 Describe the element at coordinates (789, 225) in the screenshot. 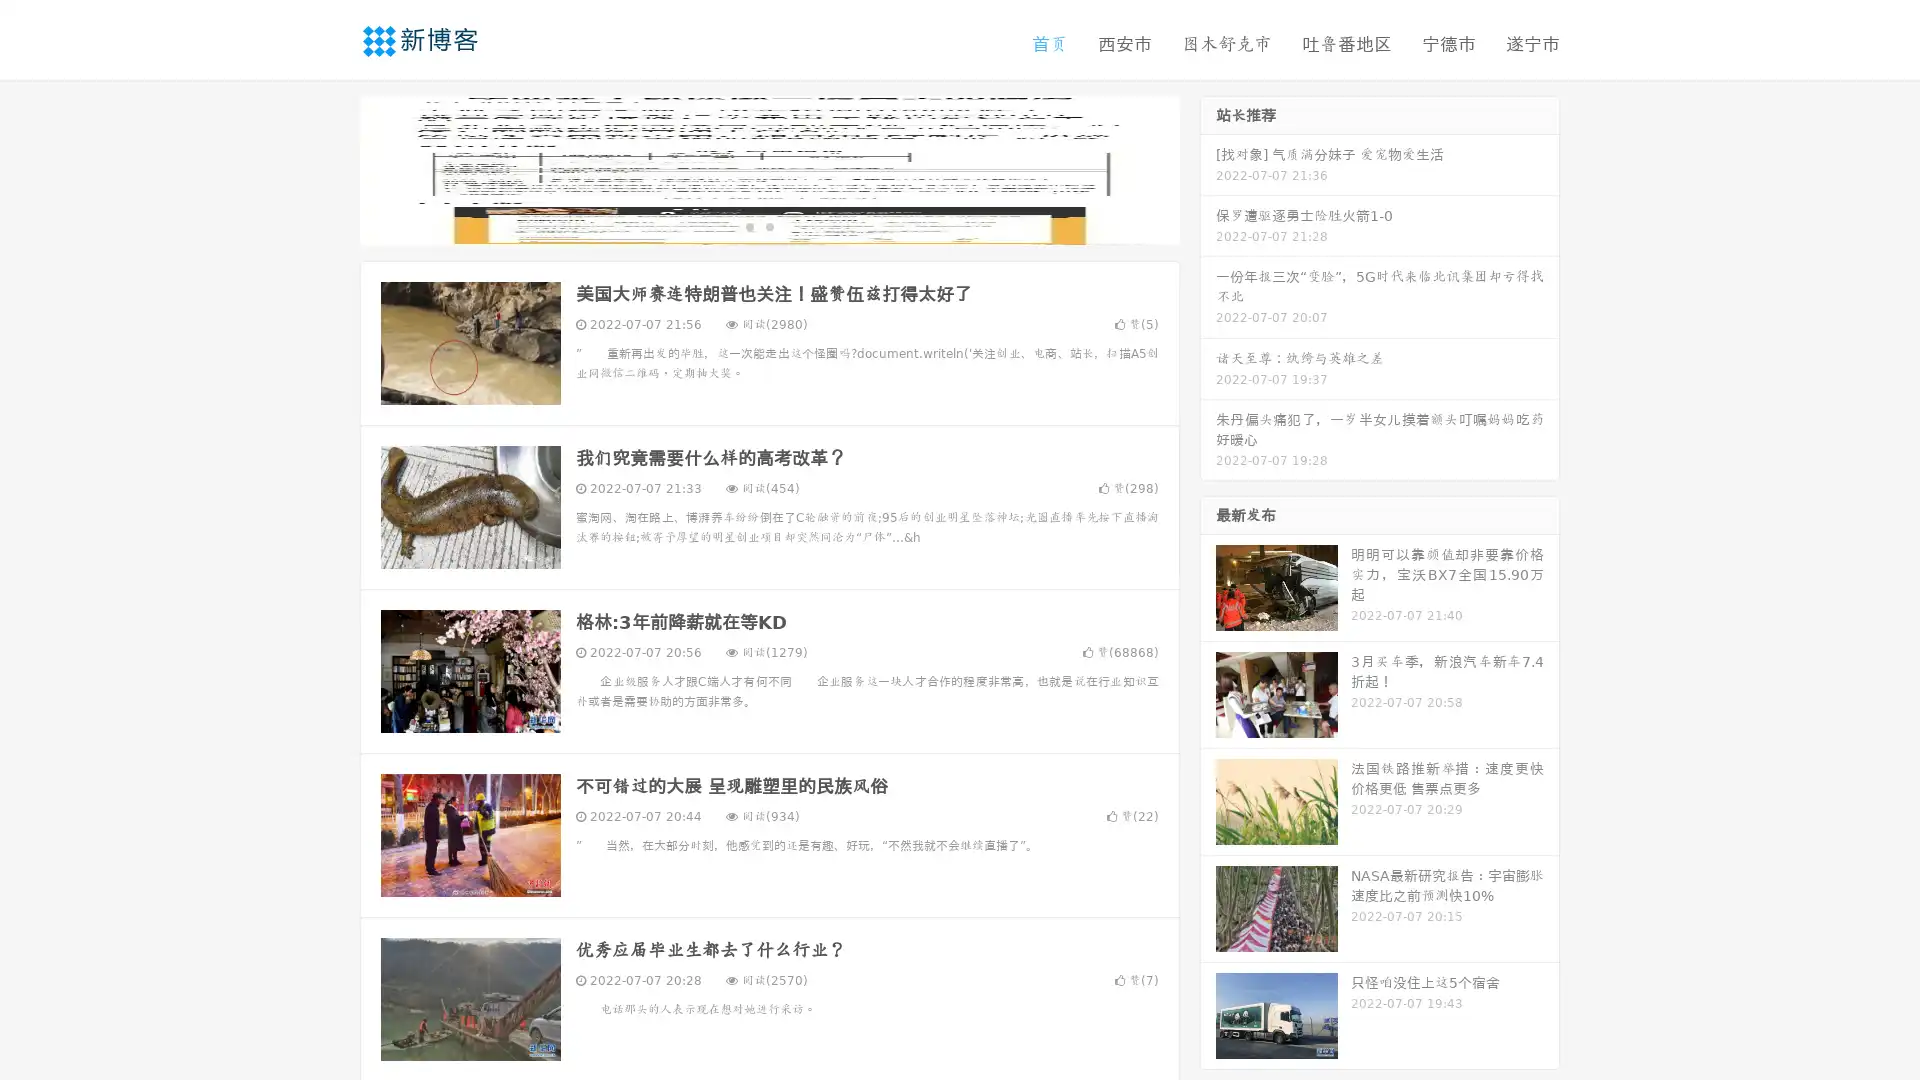

I see `Go to slide 3` at that location.